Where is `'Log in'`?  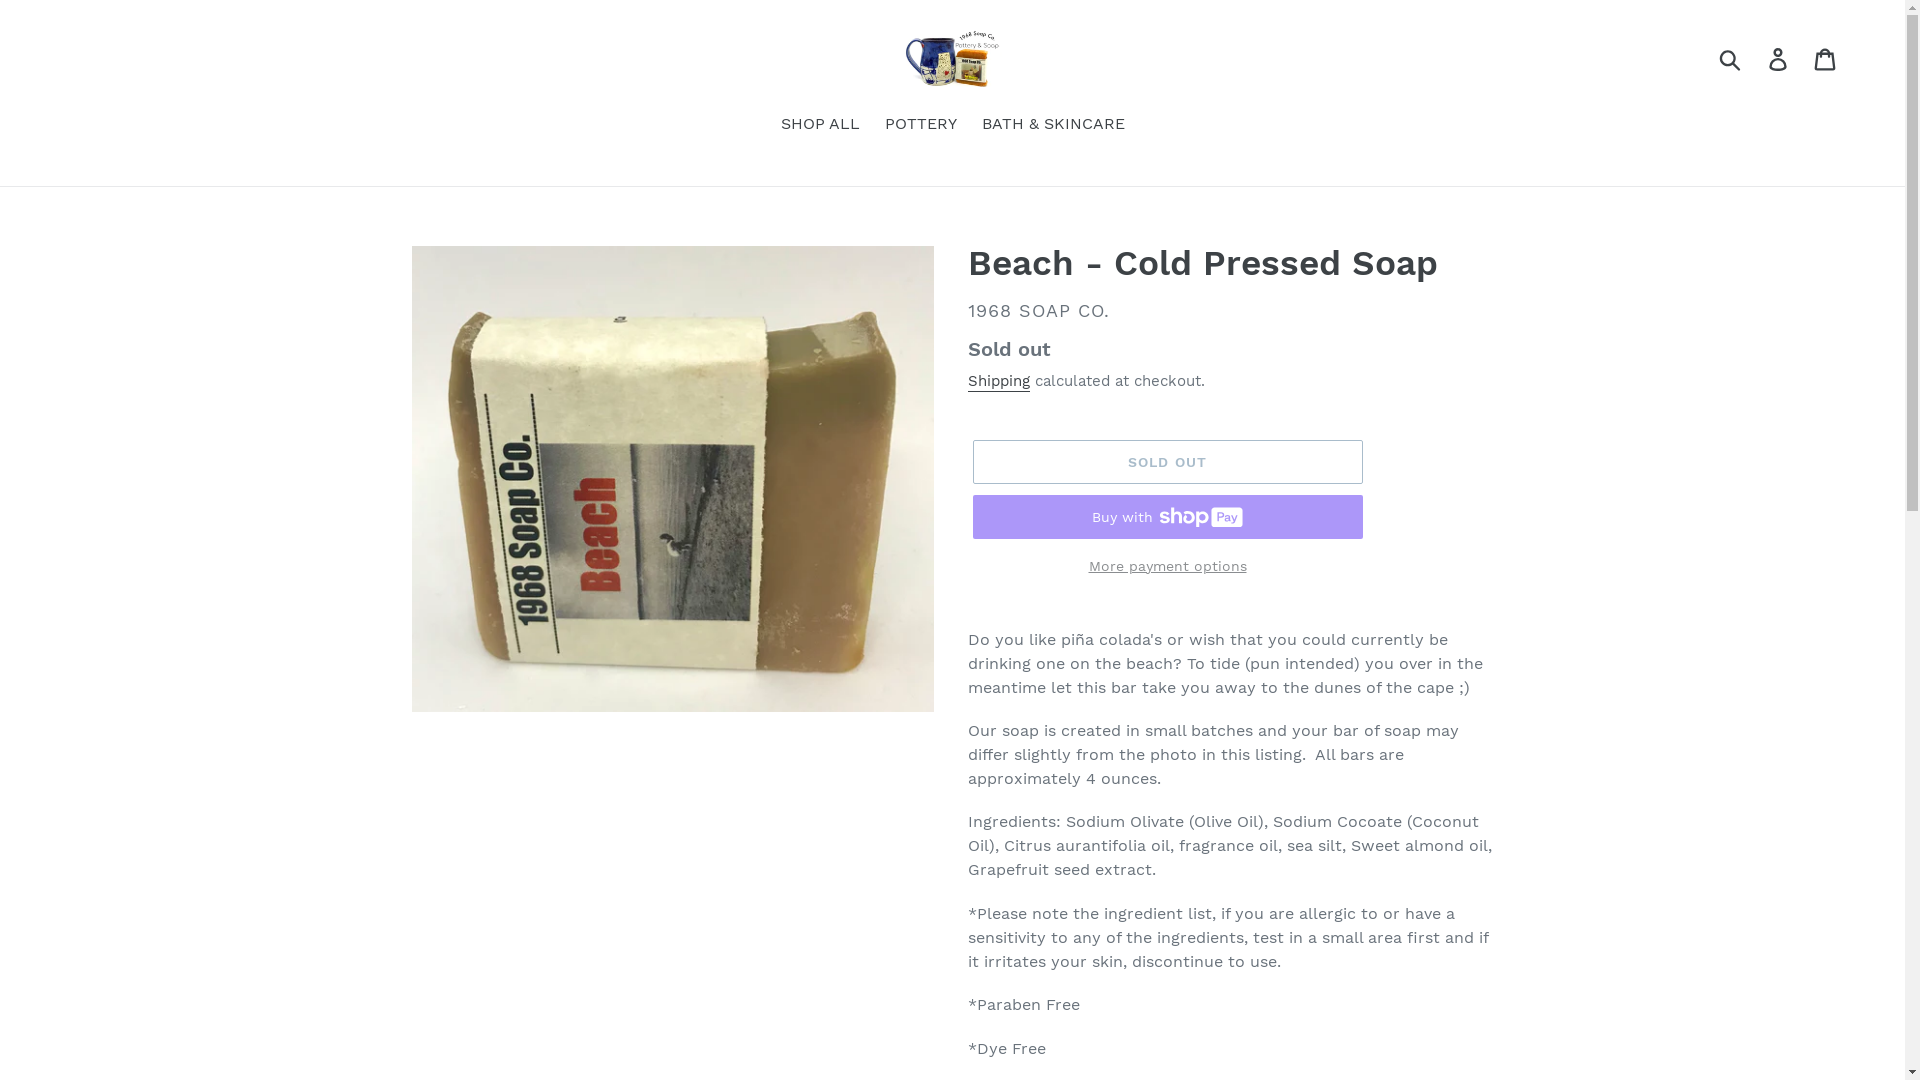
'Log in' is located at coordinates (1779, 57).